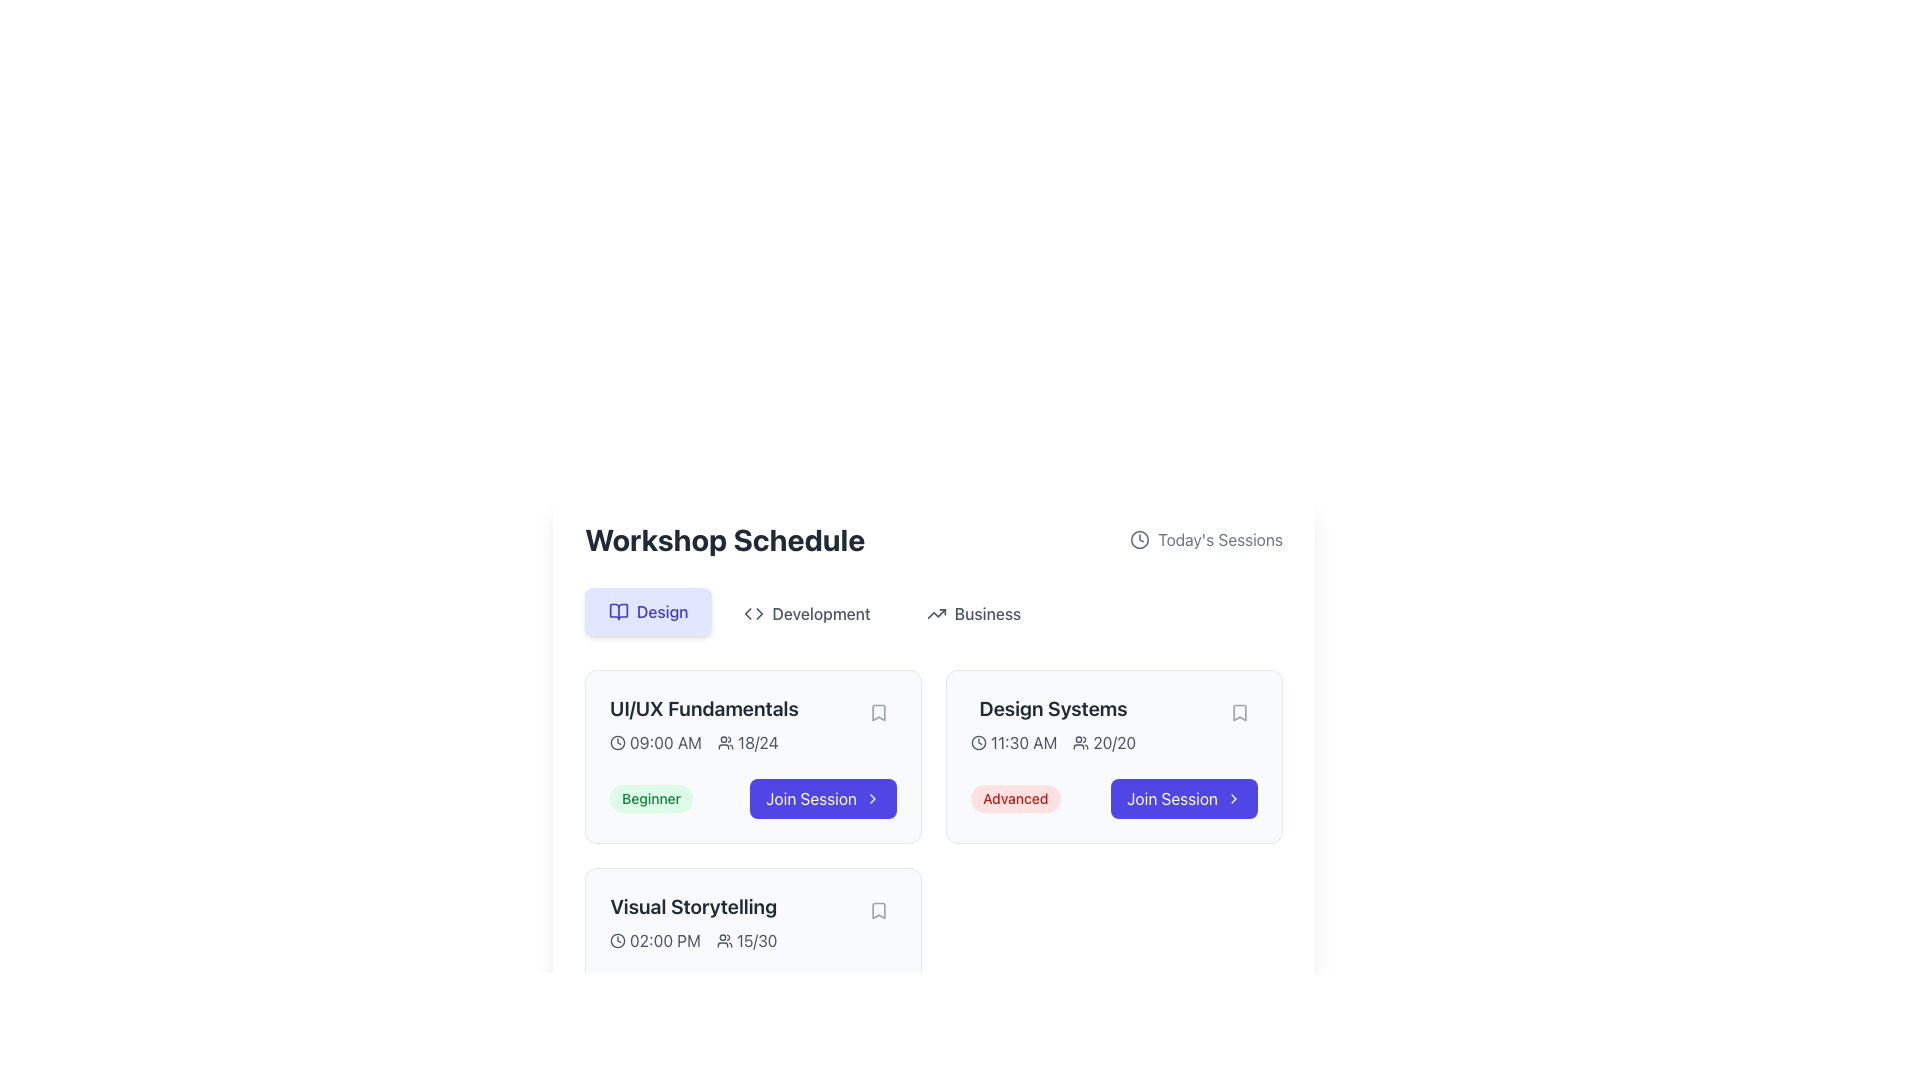 This screenshot has height=1080, width=1920. What do you see at coordinates (747, 612) in the screenshot?
I see `the leftward arrow decorative graphic element located near the 'Development' section tab at the upper area of the interface` at bounding box center [747, 612].